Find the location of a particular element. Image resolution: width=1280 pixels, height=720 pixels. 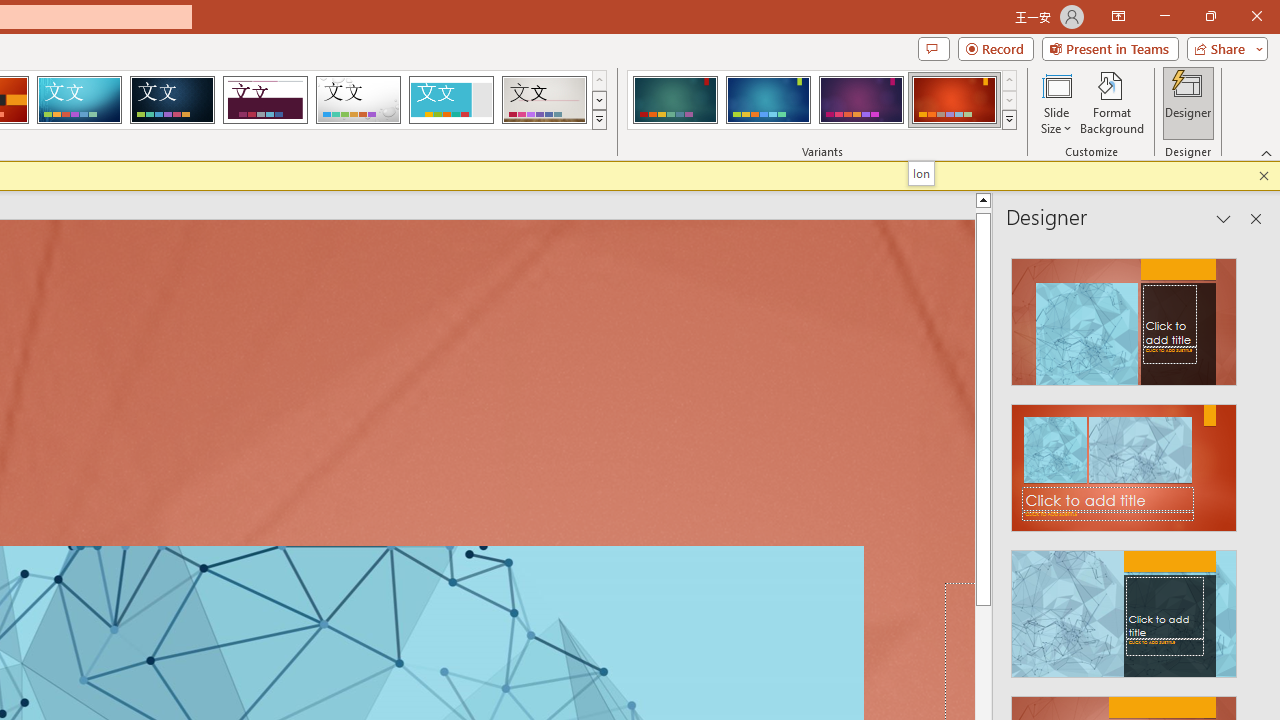

'Ion' is located at coordinates (919, 172).